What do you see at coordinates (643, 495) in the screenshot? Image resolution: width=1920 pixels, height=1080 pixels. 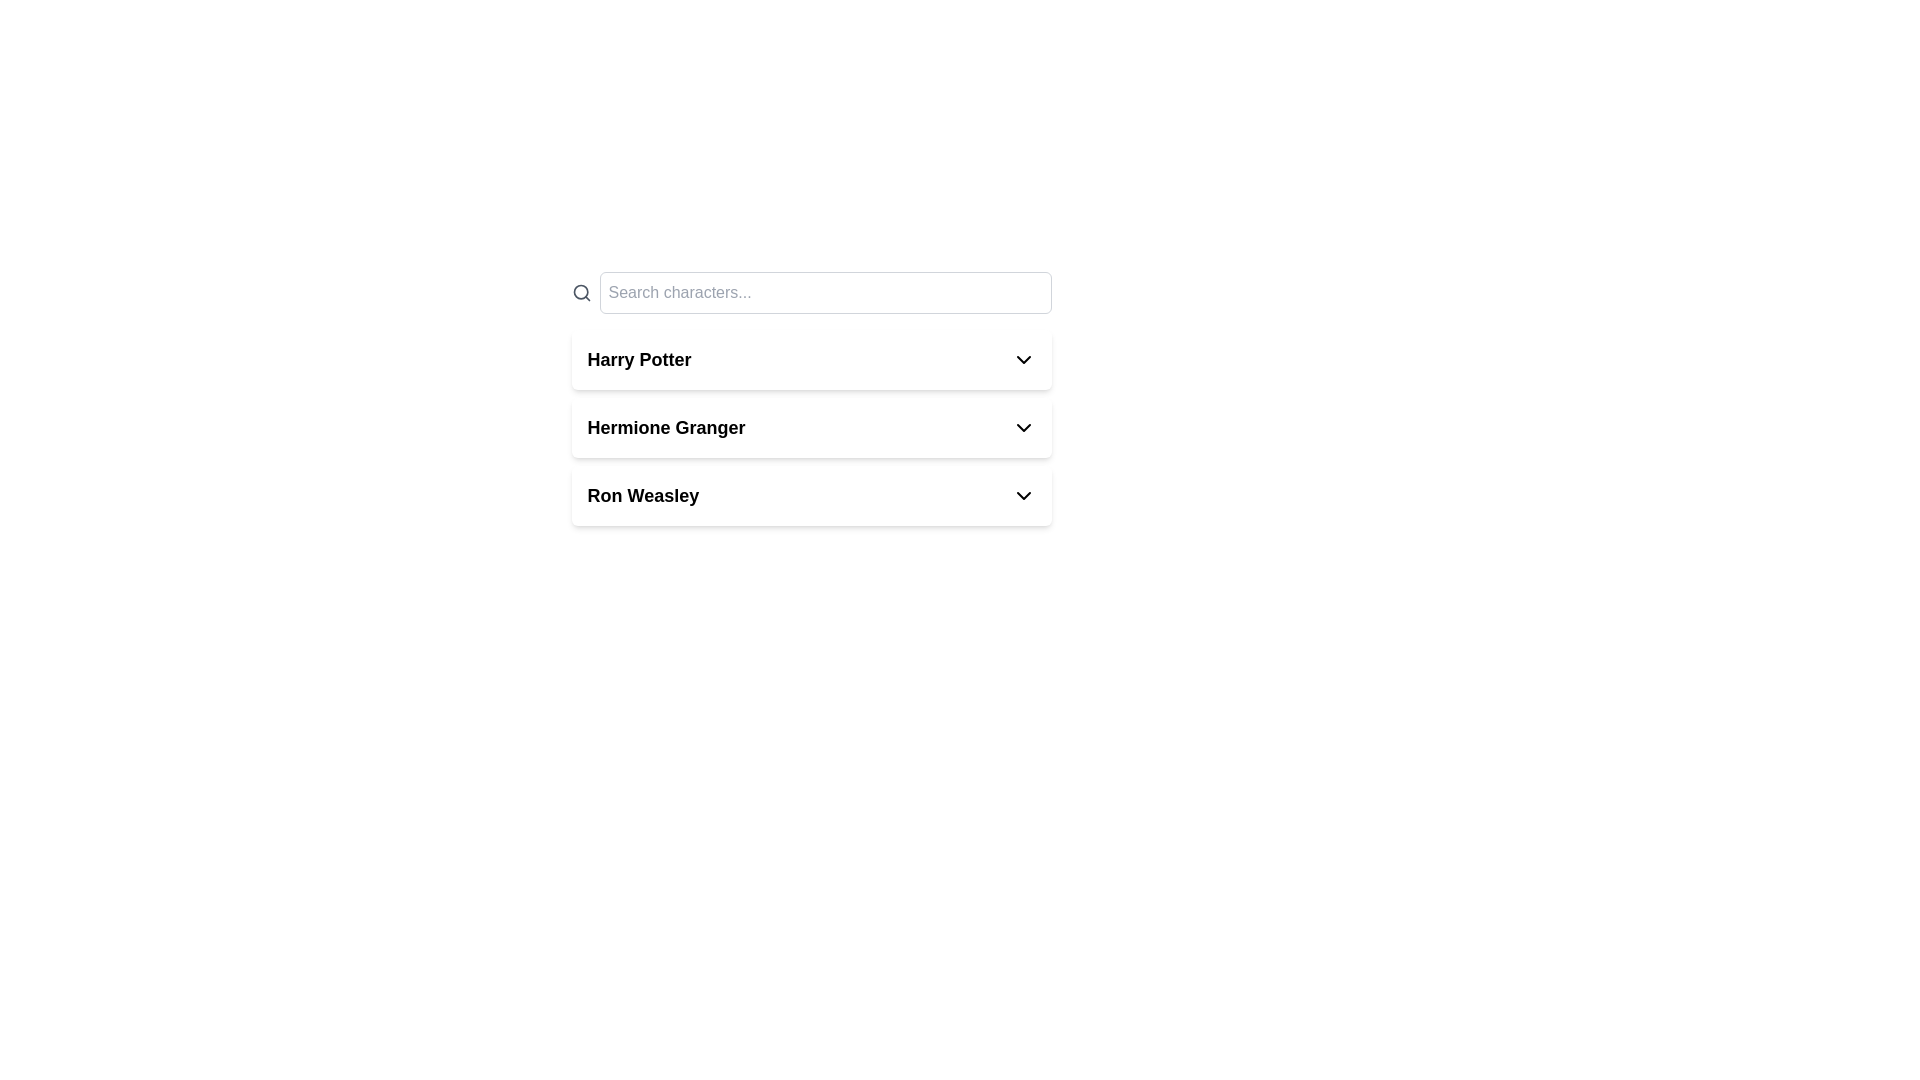 I see `the text label displaying 'Ron Weasley', which is styled as bold and large, positioned below 'Hermione Granger' and above other elements in the list` at bounding box center [643, 495].